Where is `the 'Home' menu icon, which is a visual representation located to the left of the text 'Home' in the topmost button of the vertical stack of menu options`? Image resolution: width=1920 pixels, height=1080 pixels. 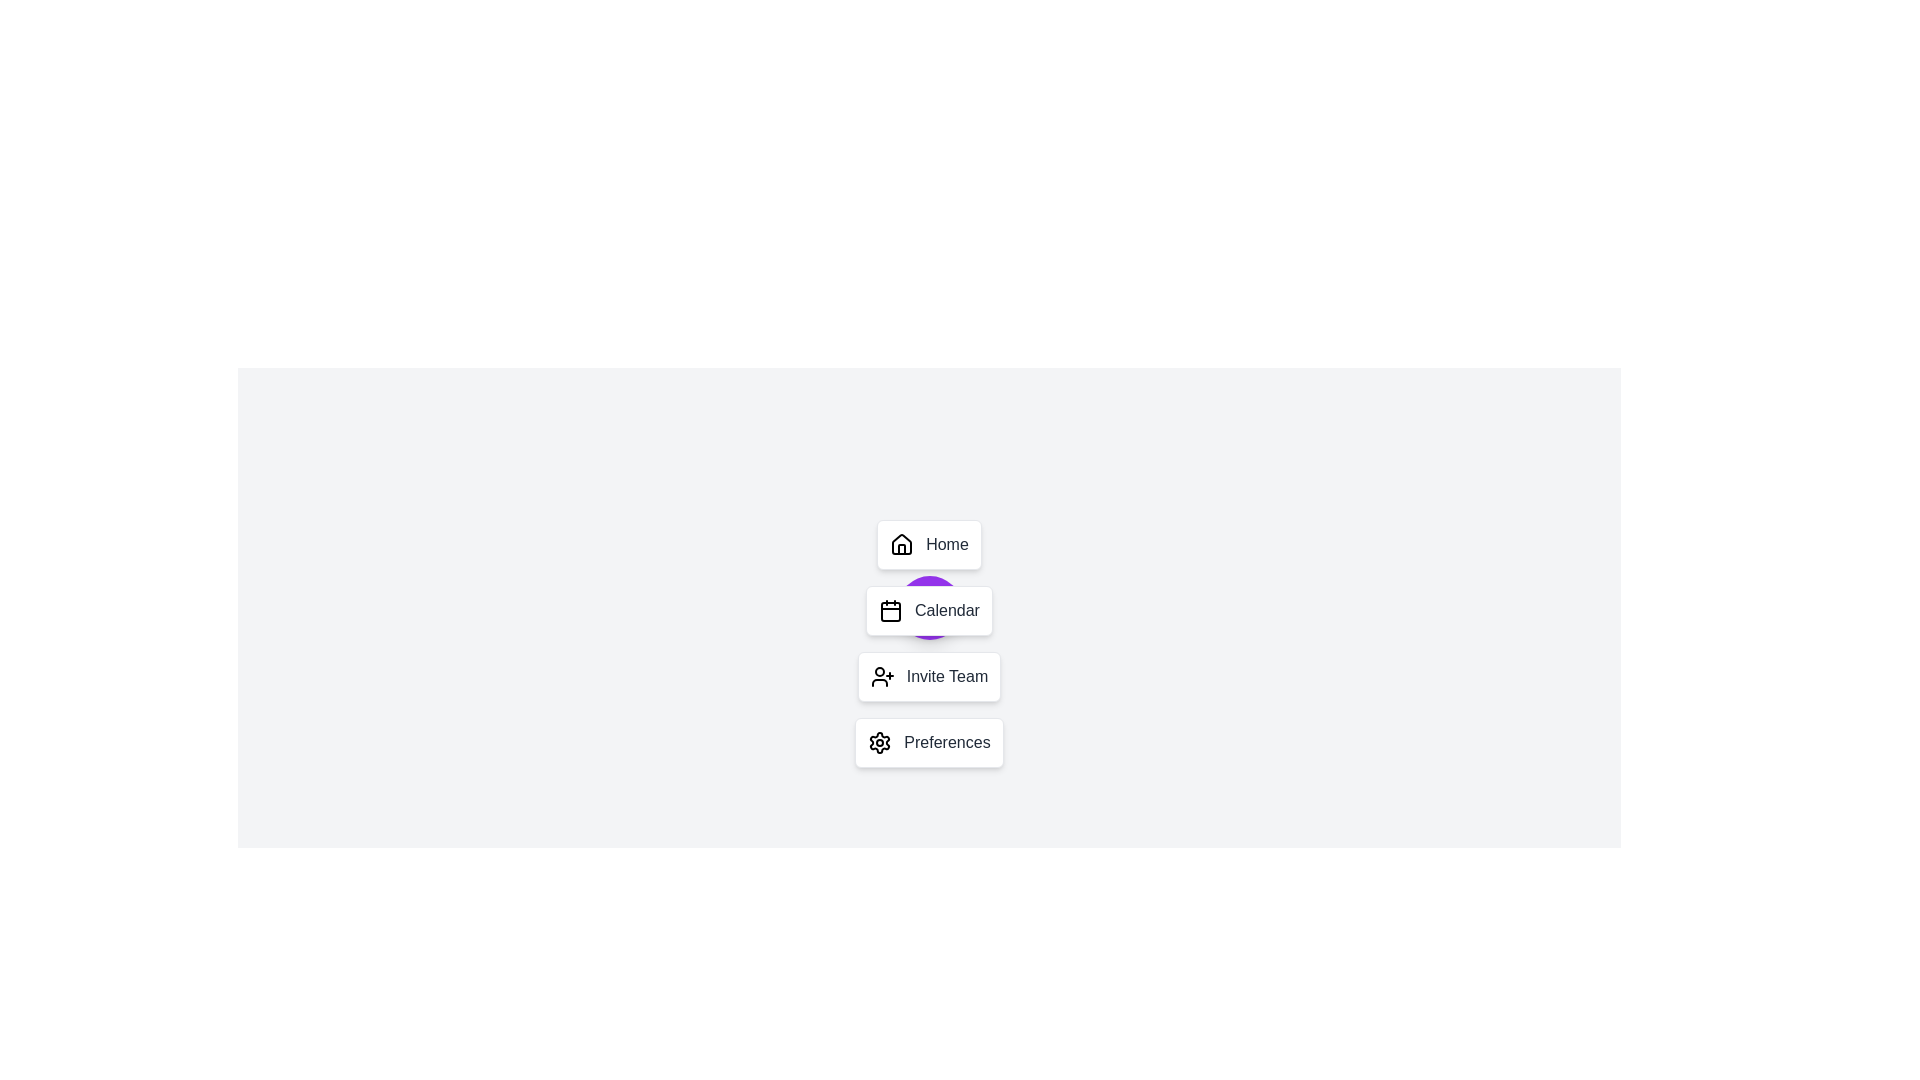 the 'Home' menu icon, which is a visual representation located to the left of the text 'Home' in the topmost button of the vertical stack of menu options is located at coordinates (901, 544).